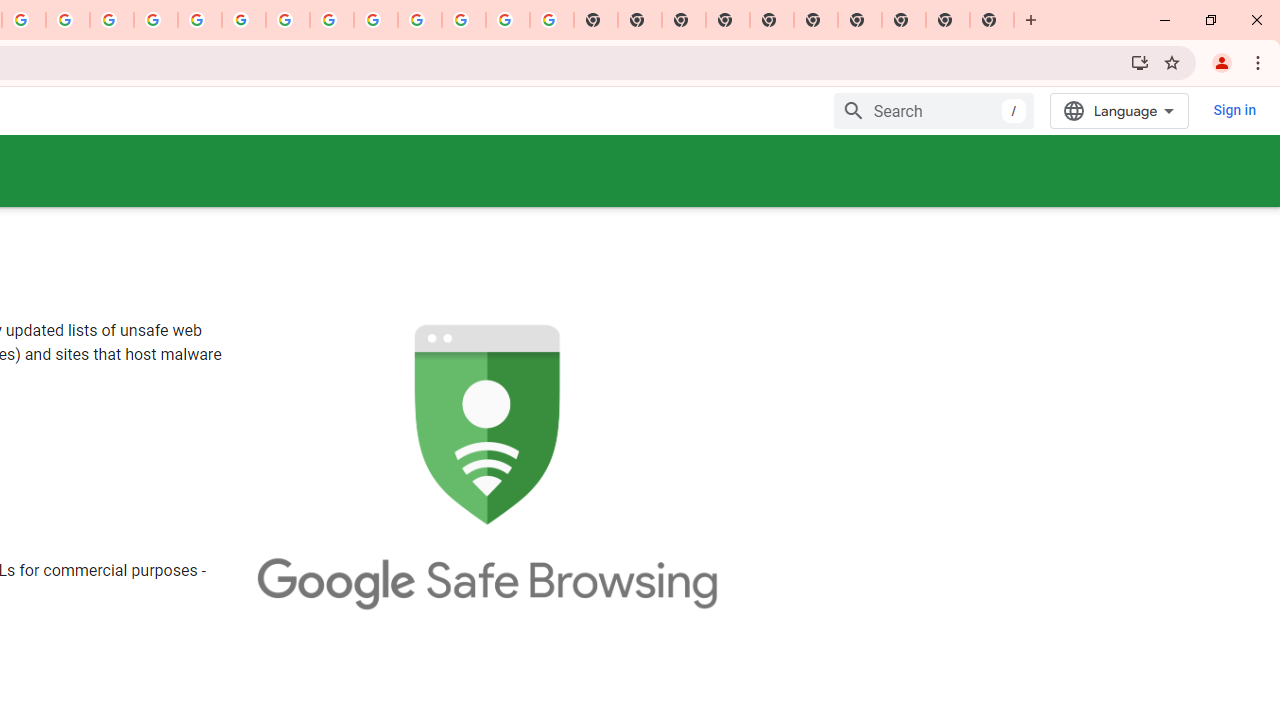  I want to click on 'New Tab', so click(992, 20).